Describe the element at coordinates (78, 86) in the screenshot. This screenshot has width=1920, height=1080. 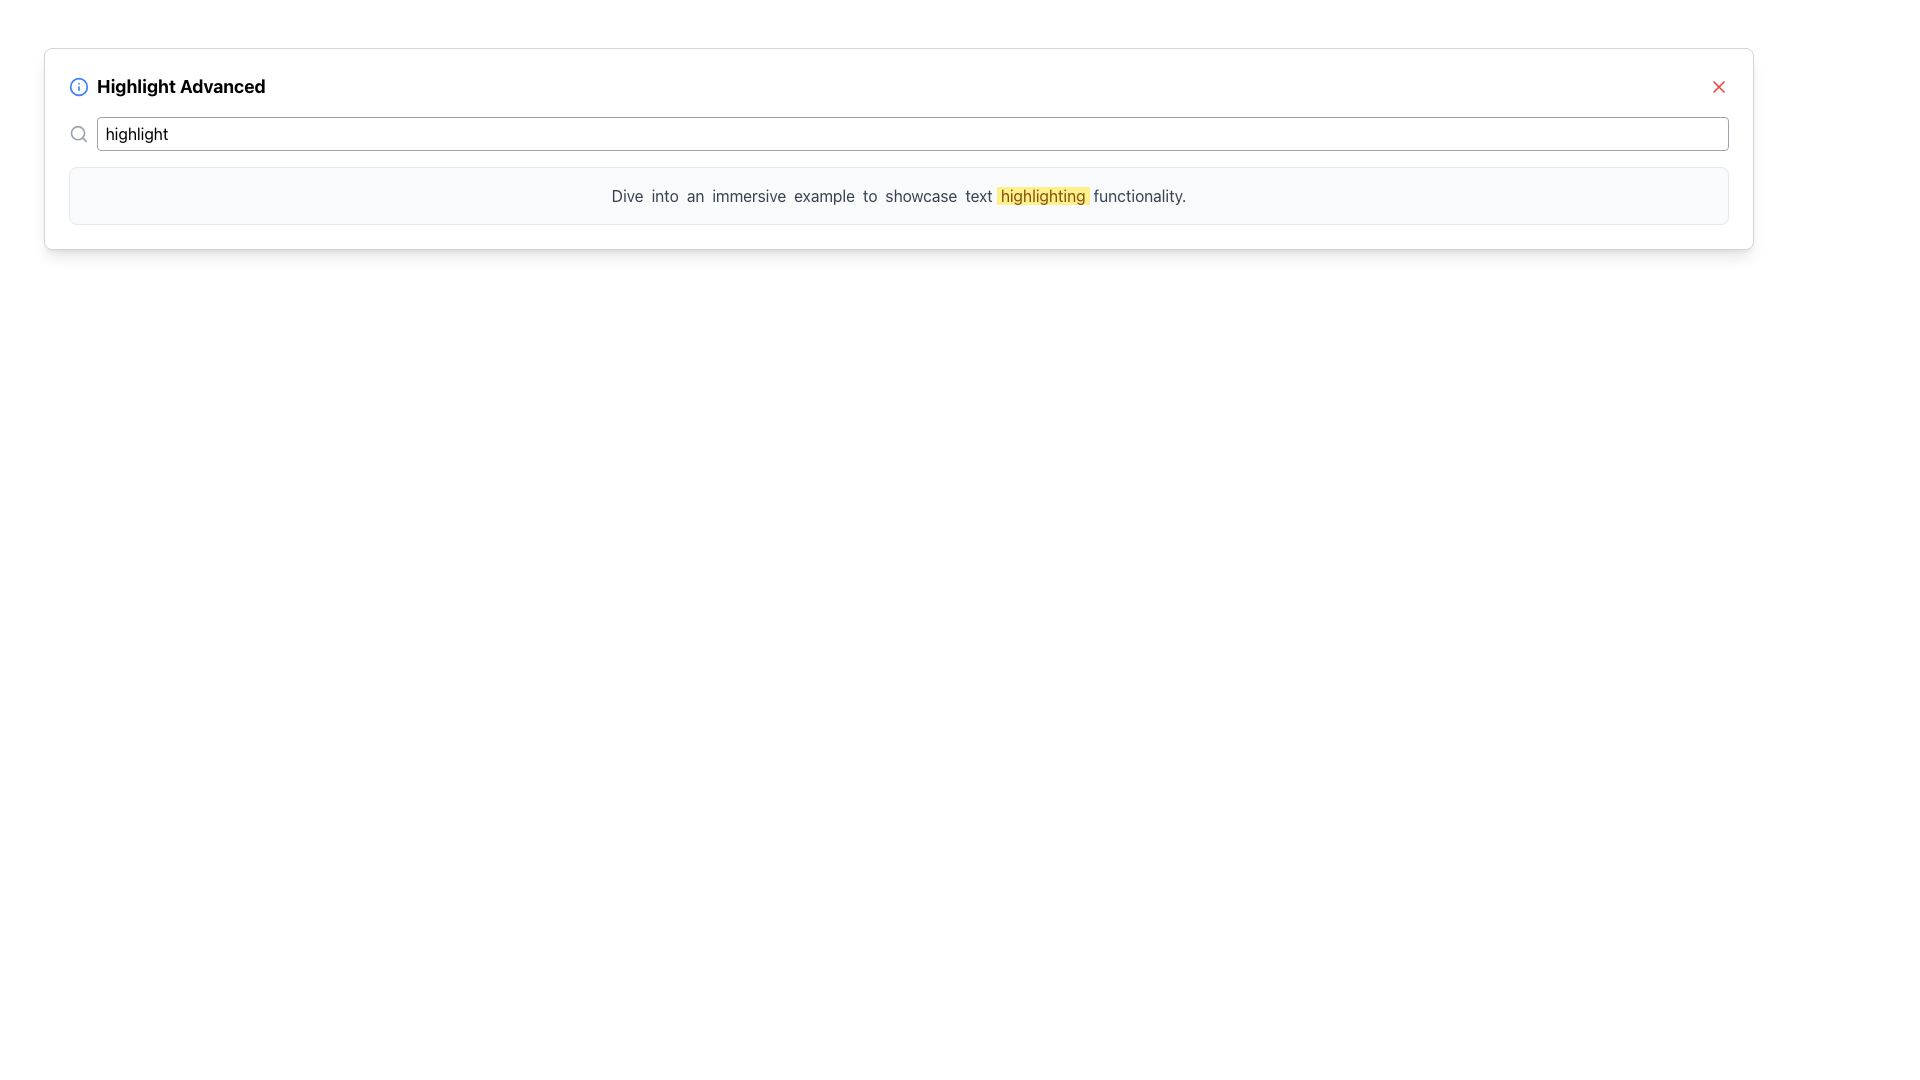
I see `the informational icon located to the left of the 'Highlight Advanced' header` at that location.